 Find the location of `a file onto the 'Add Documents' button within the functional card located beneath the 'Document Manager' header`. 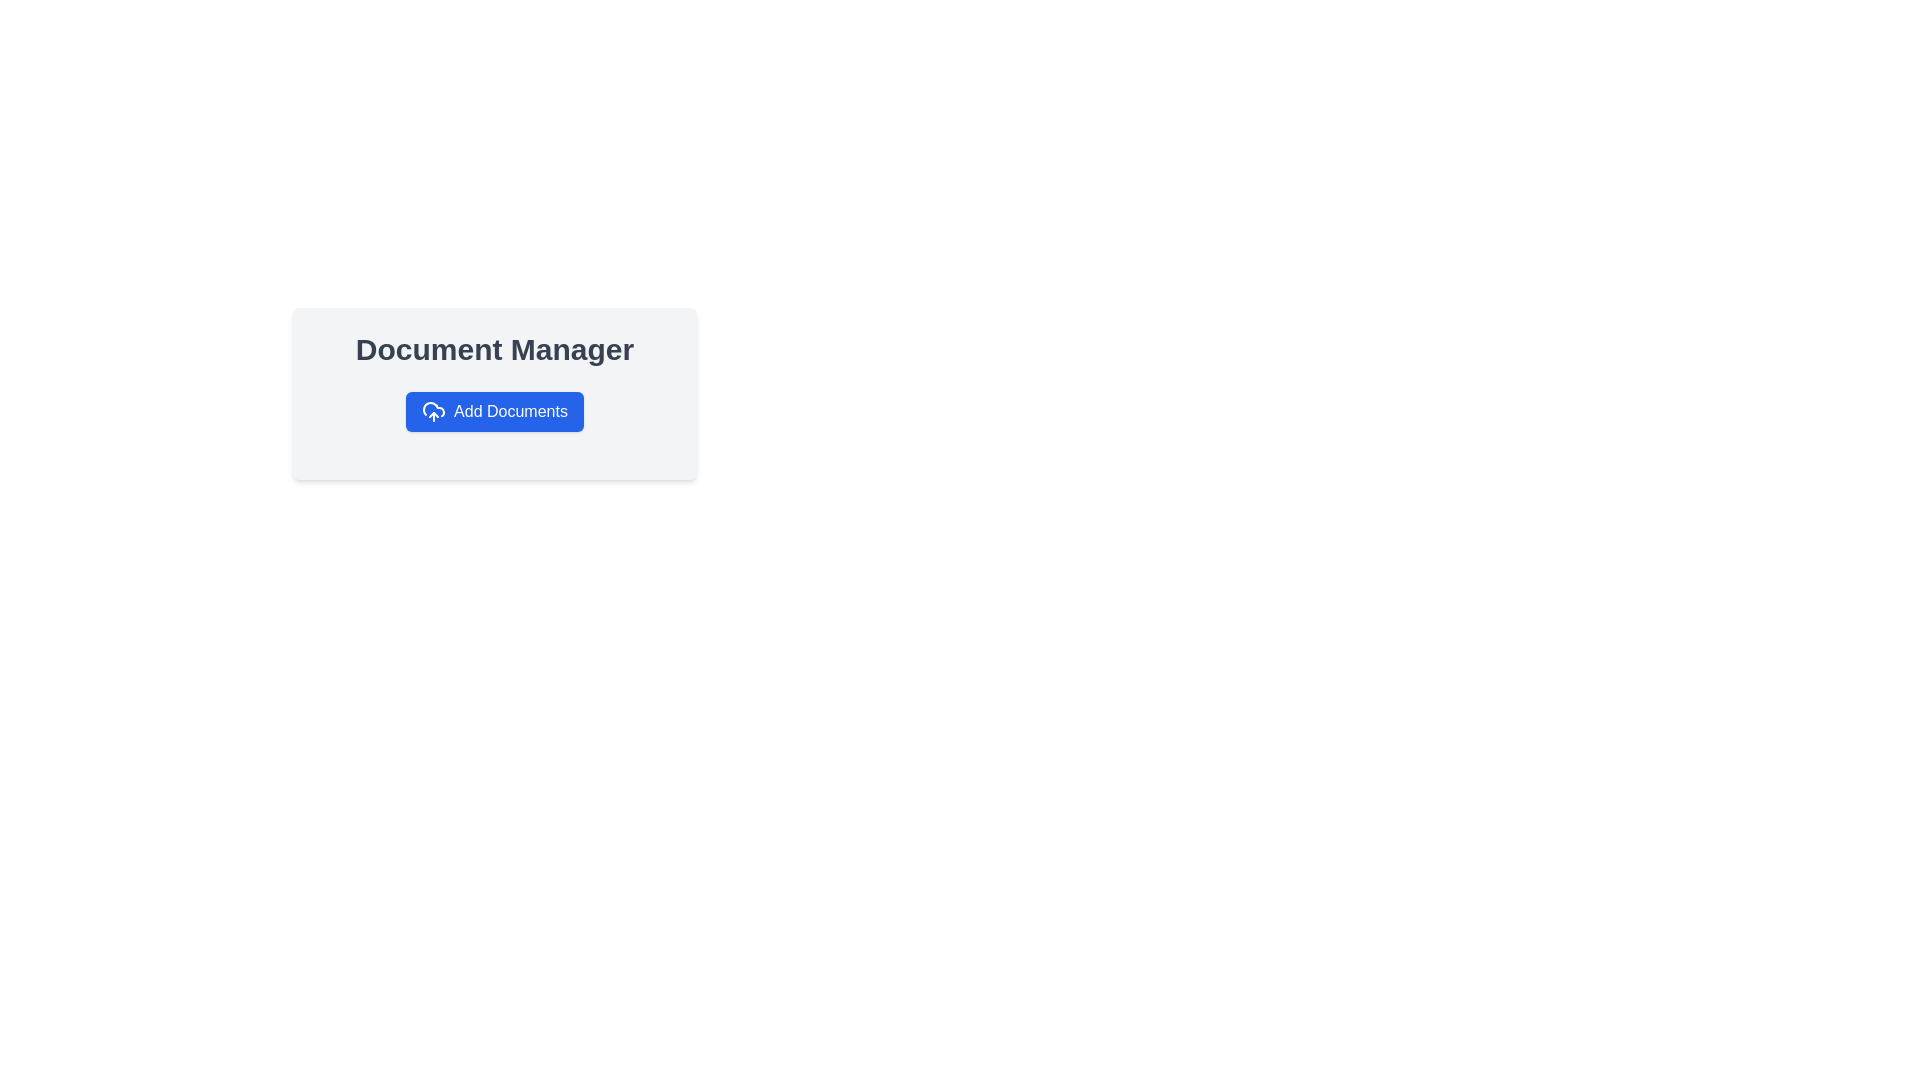

a file onto the 'Add Documents' button within the functional card located beneath the 'Document Manager' header is located at coordinates (494, 393).